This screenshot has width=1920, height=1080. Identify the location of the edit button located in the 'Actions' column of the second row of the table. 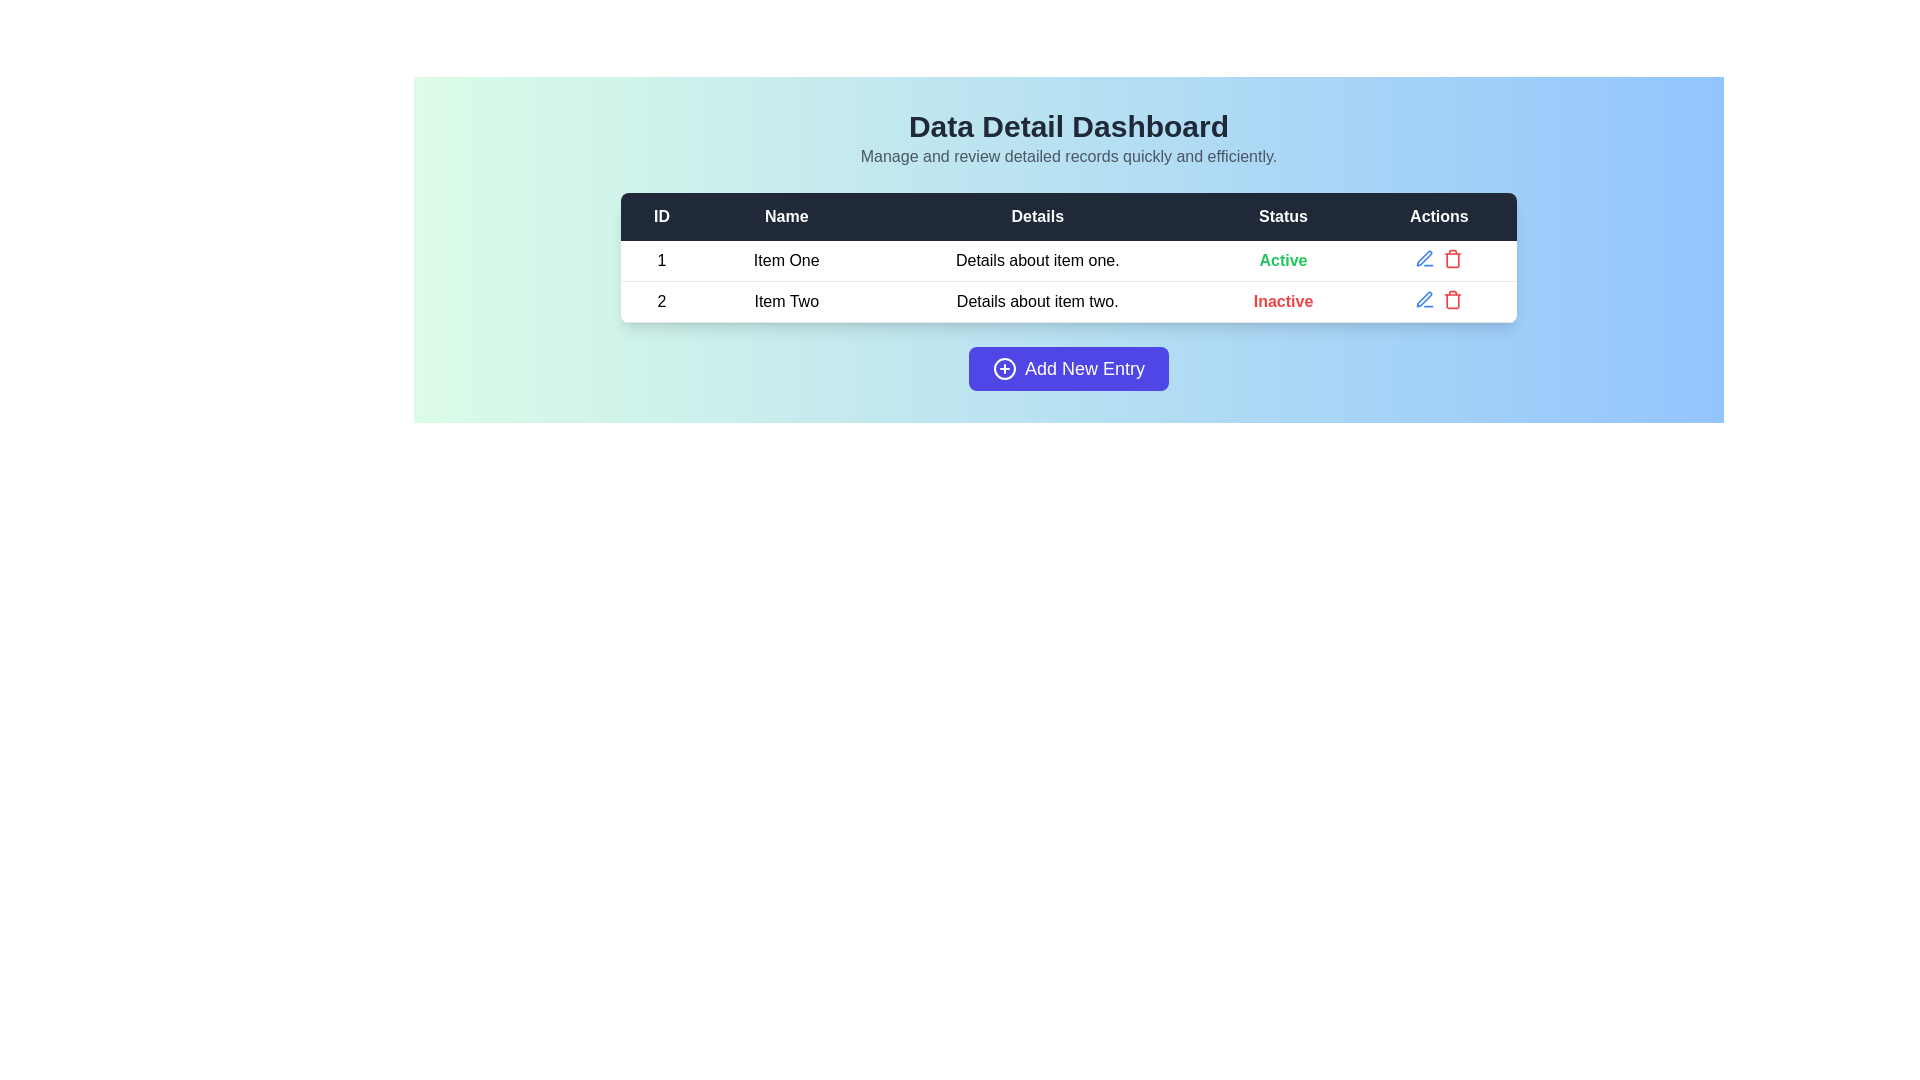
(1424, 257).